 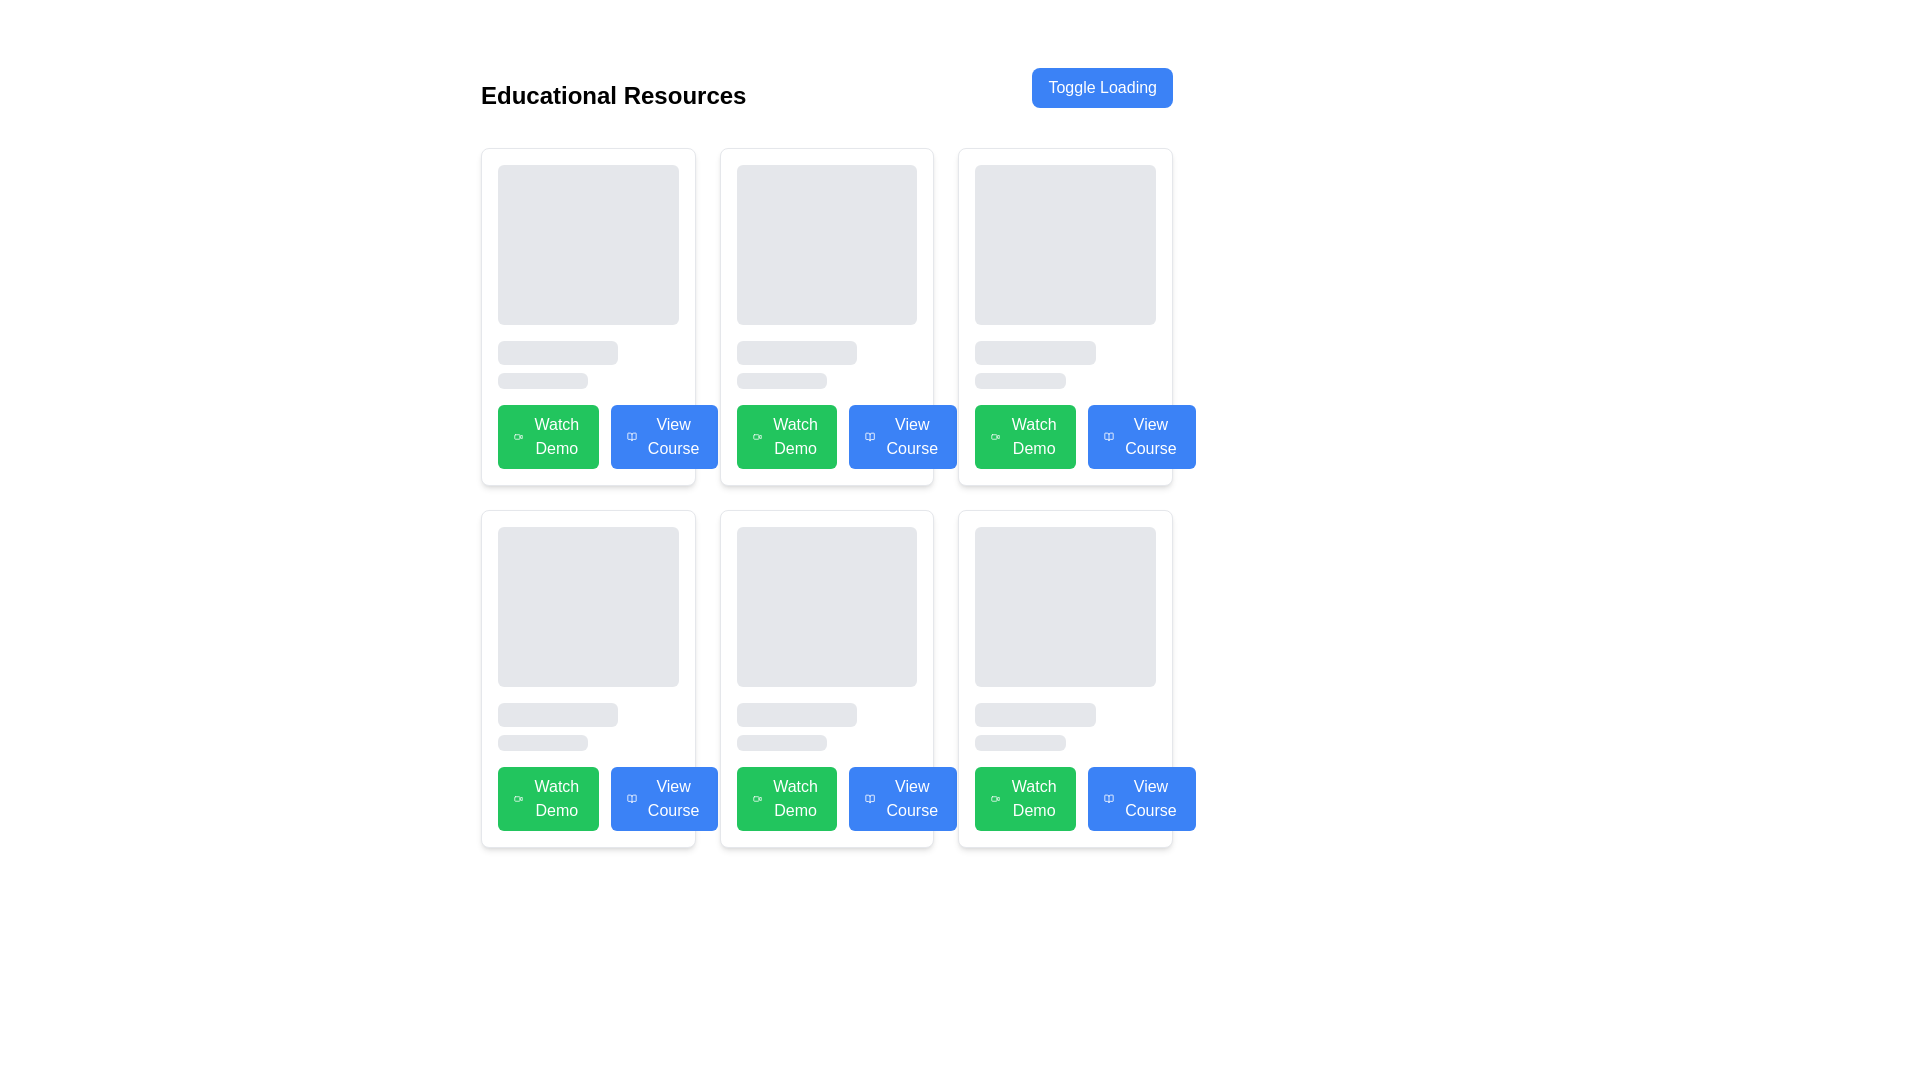 What do you see at coordinates (826, 677) in the screenshot?
I see `the educational resources card located in the second row and second column of the grid, which contains buttons for 'Watch Demo' and 'View Course'` at bounding box center [826, 677].